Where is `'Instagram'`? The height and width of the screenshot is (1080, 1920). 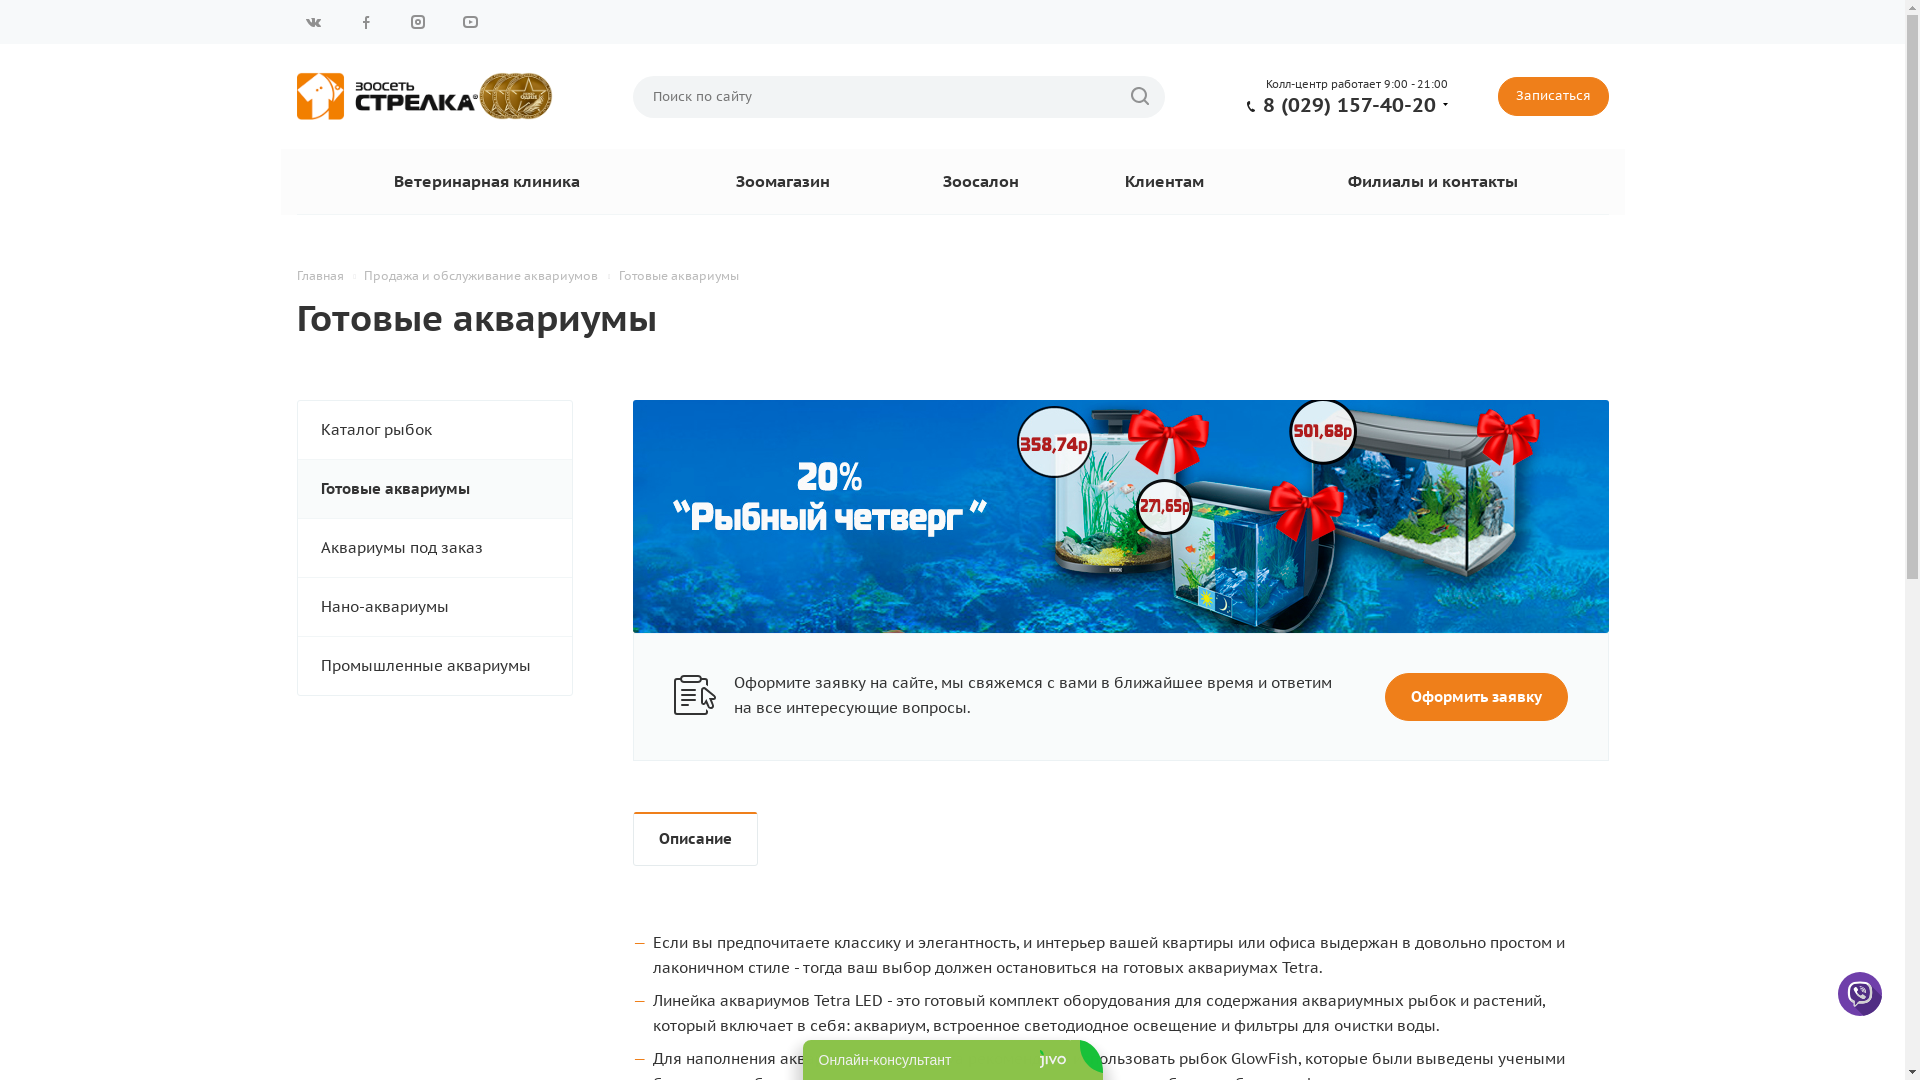
'Instagram' is located at coordinates (416, 22).